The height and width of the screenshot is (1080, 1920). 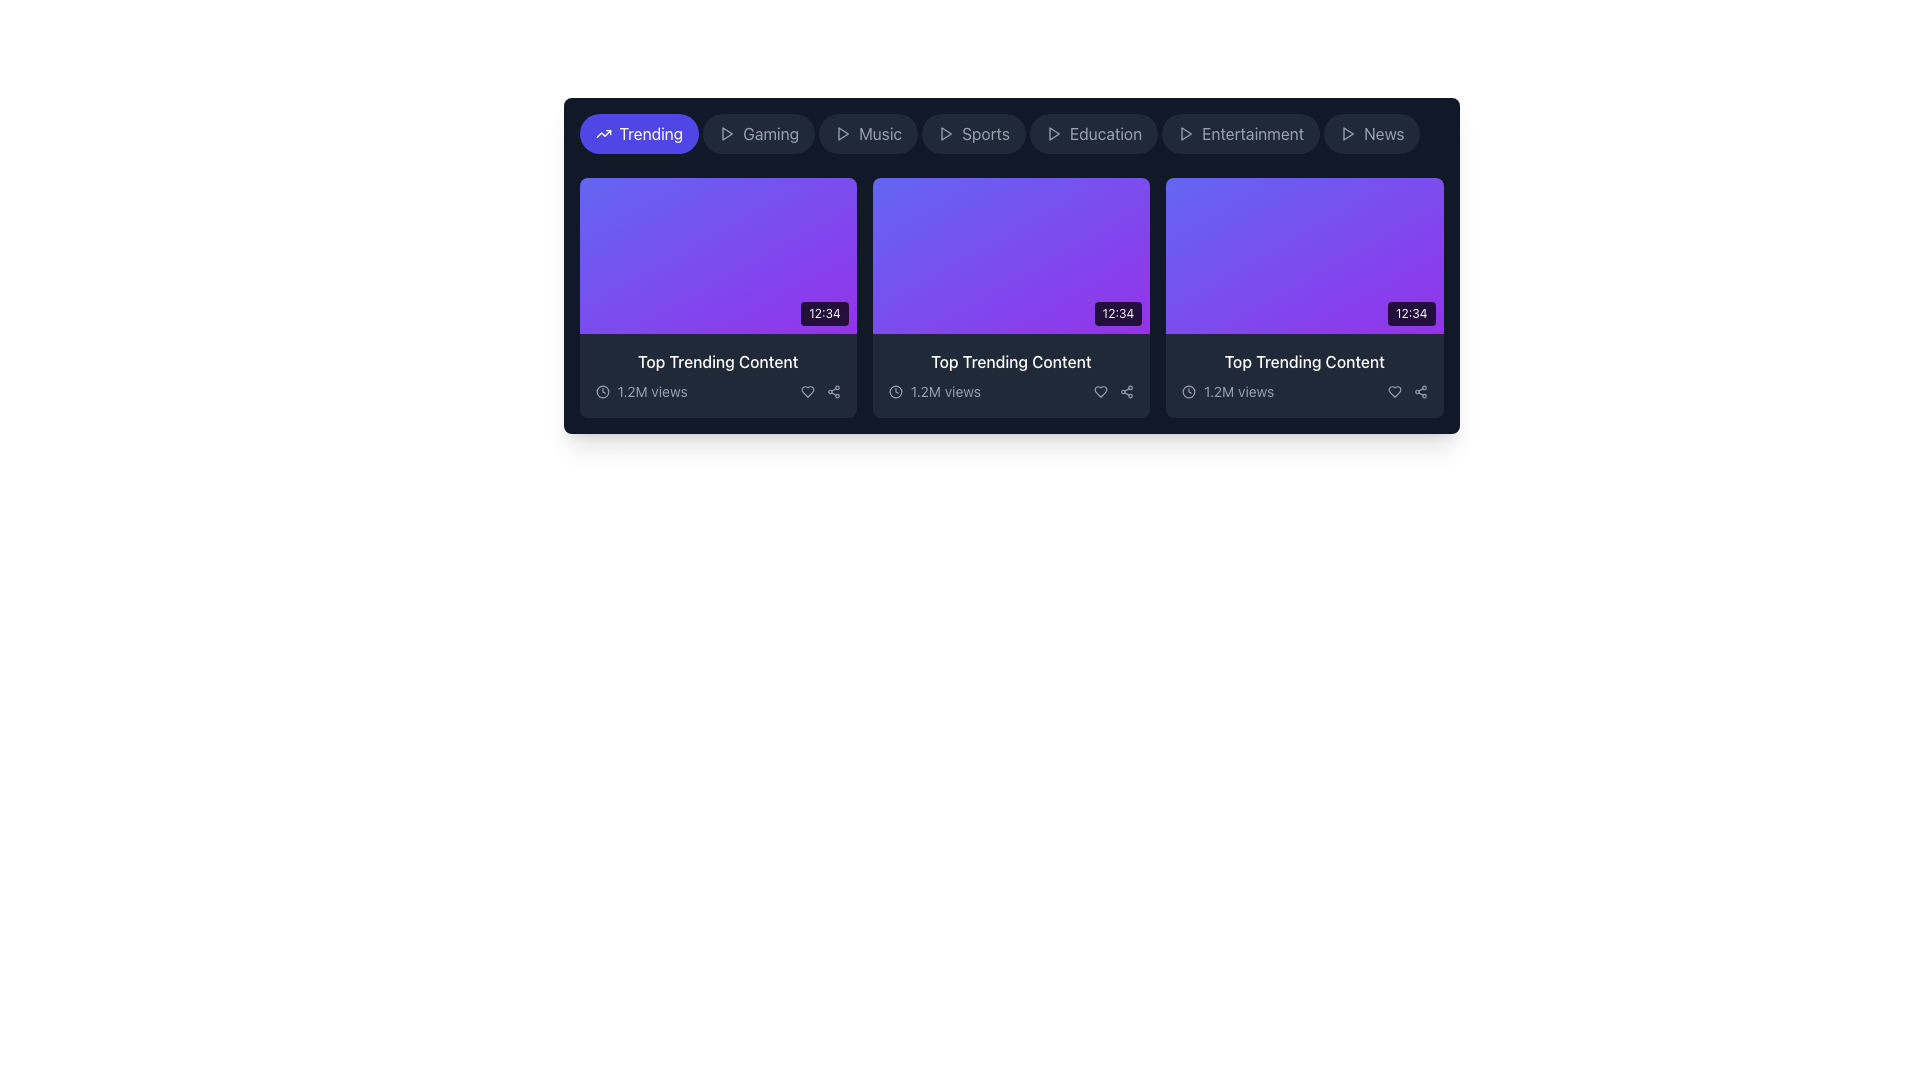 I want to click on the Play Icon (Triangular Button) located on the horizontal bar for the 'Sports' category, so click(x=945, y=134).